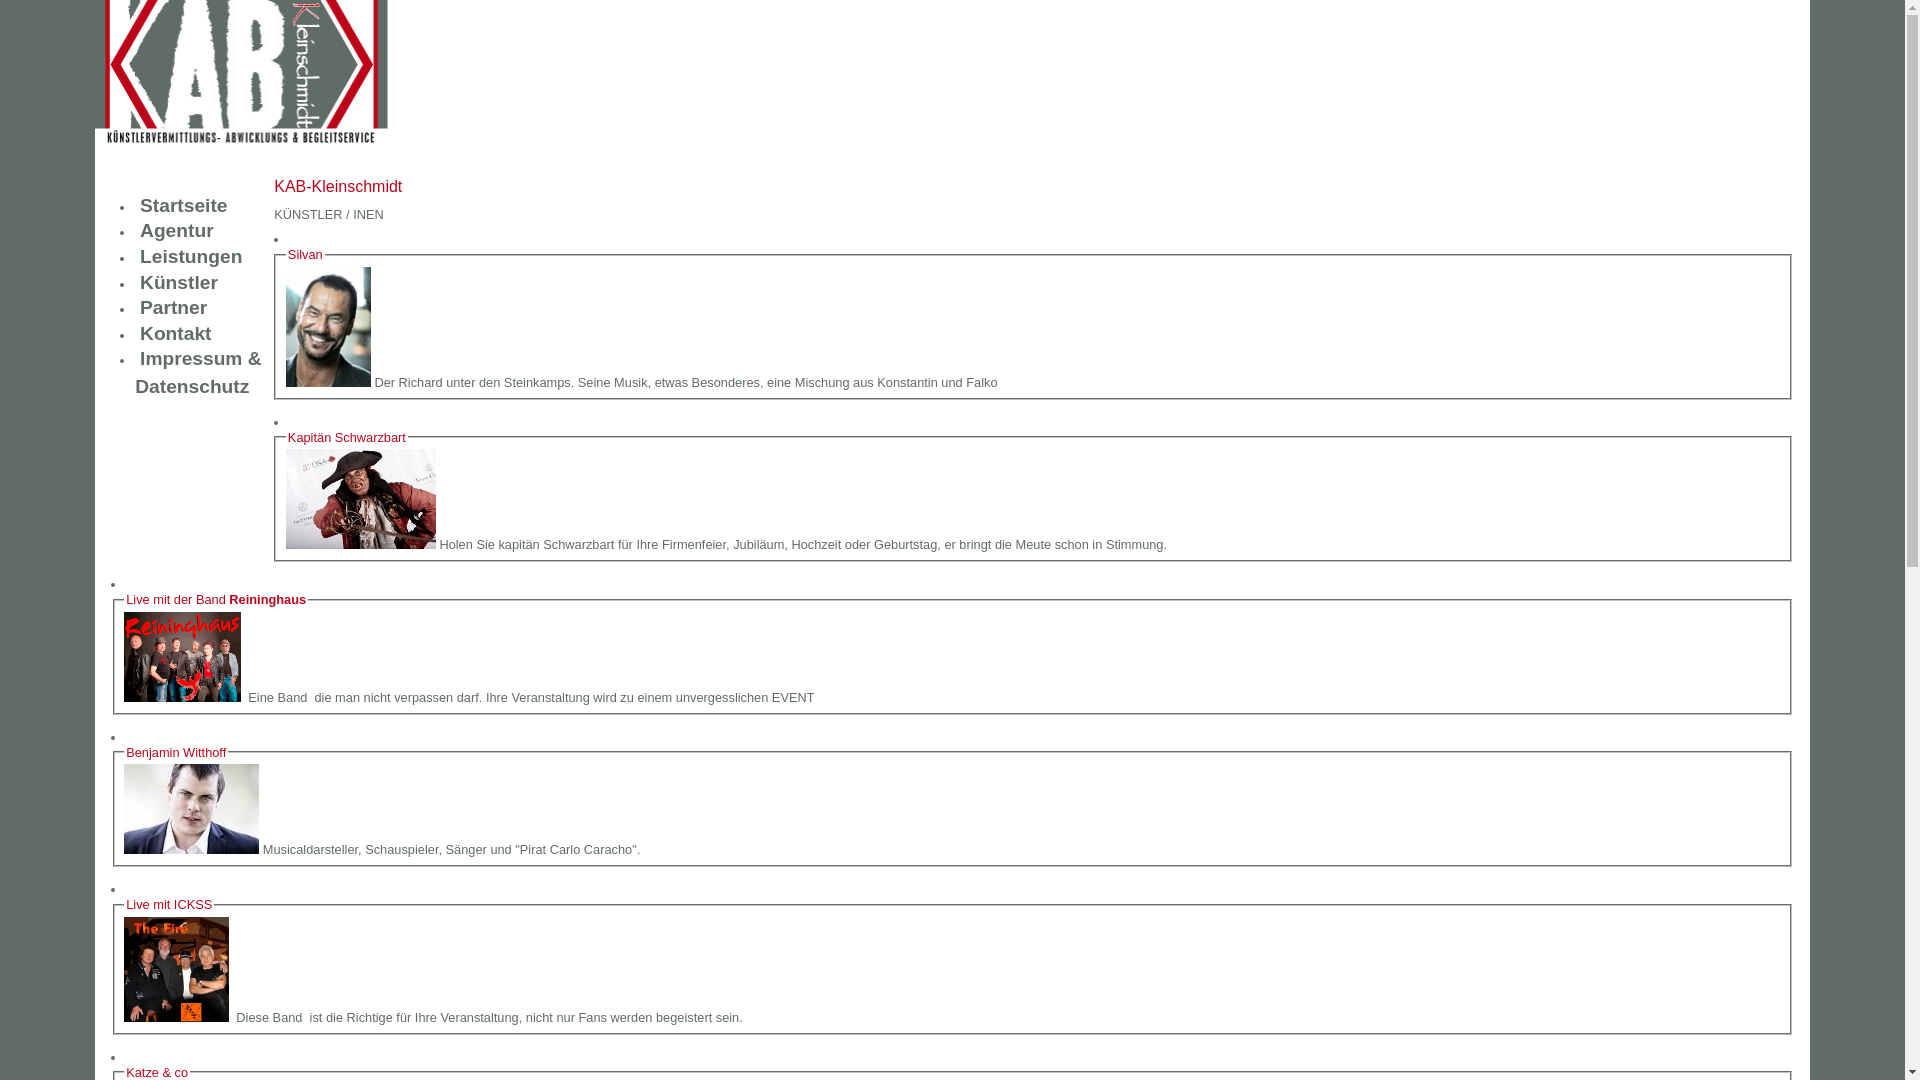 The width and height of the screenshot is (1920, 1080). I want to click on 'Silvan', so click(304, 253).